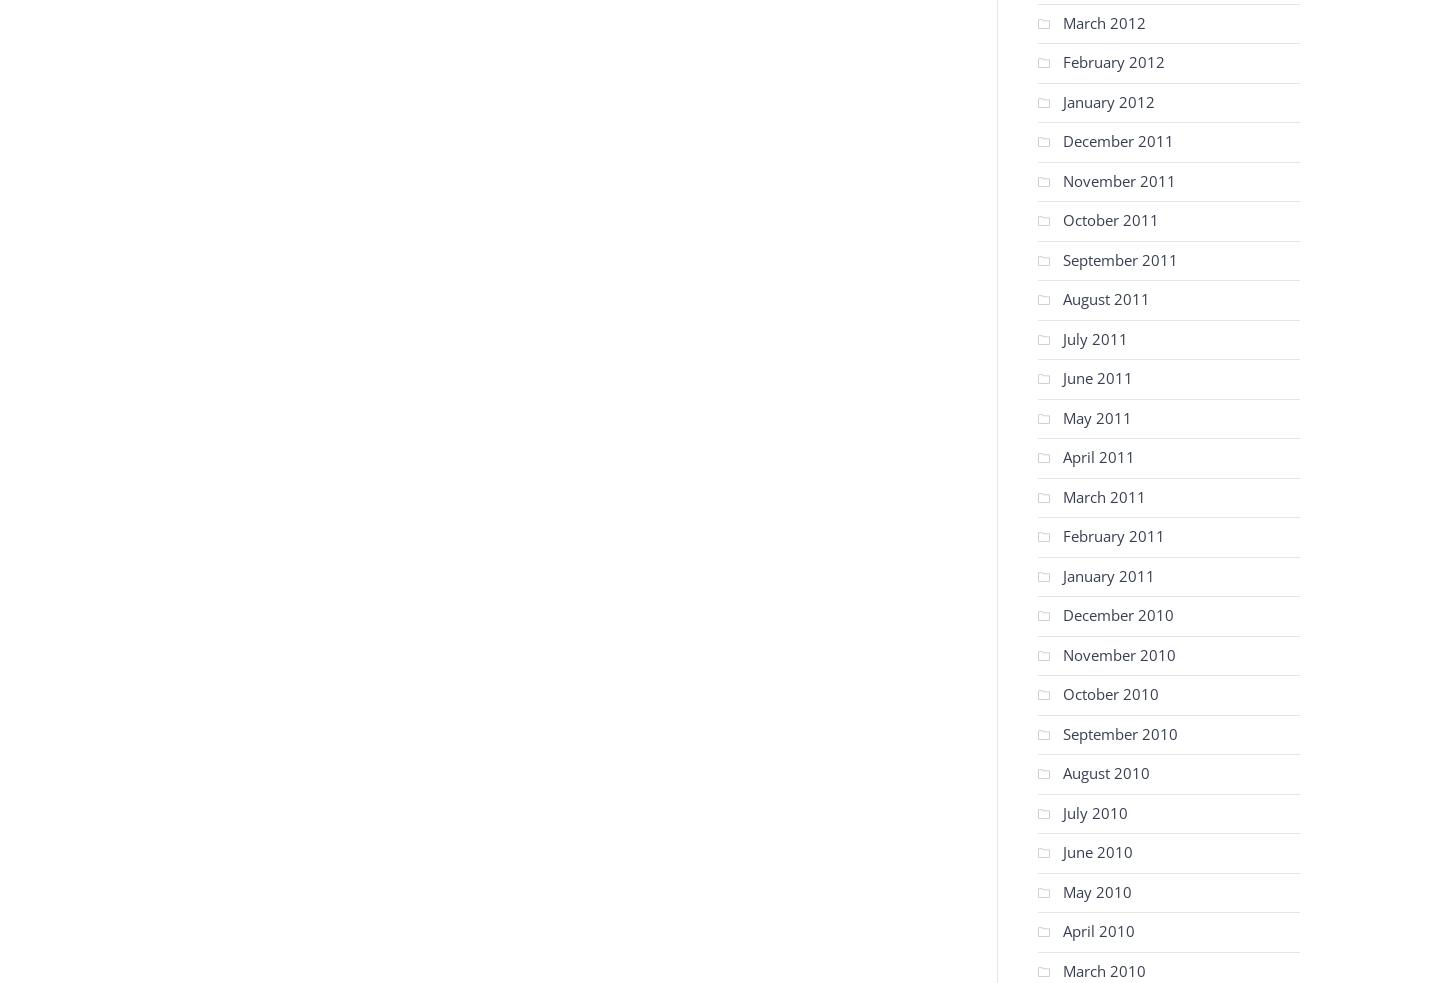  What do you see at coordinates (1105, 772) in the screenshot?
I see `'August 2010'` at bounding box center [1105, 772].